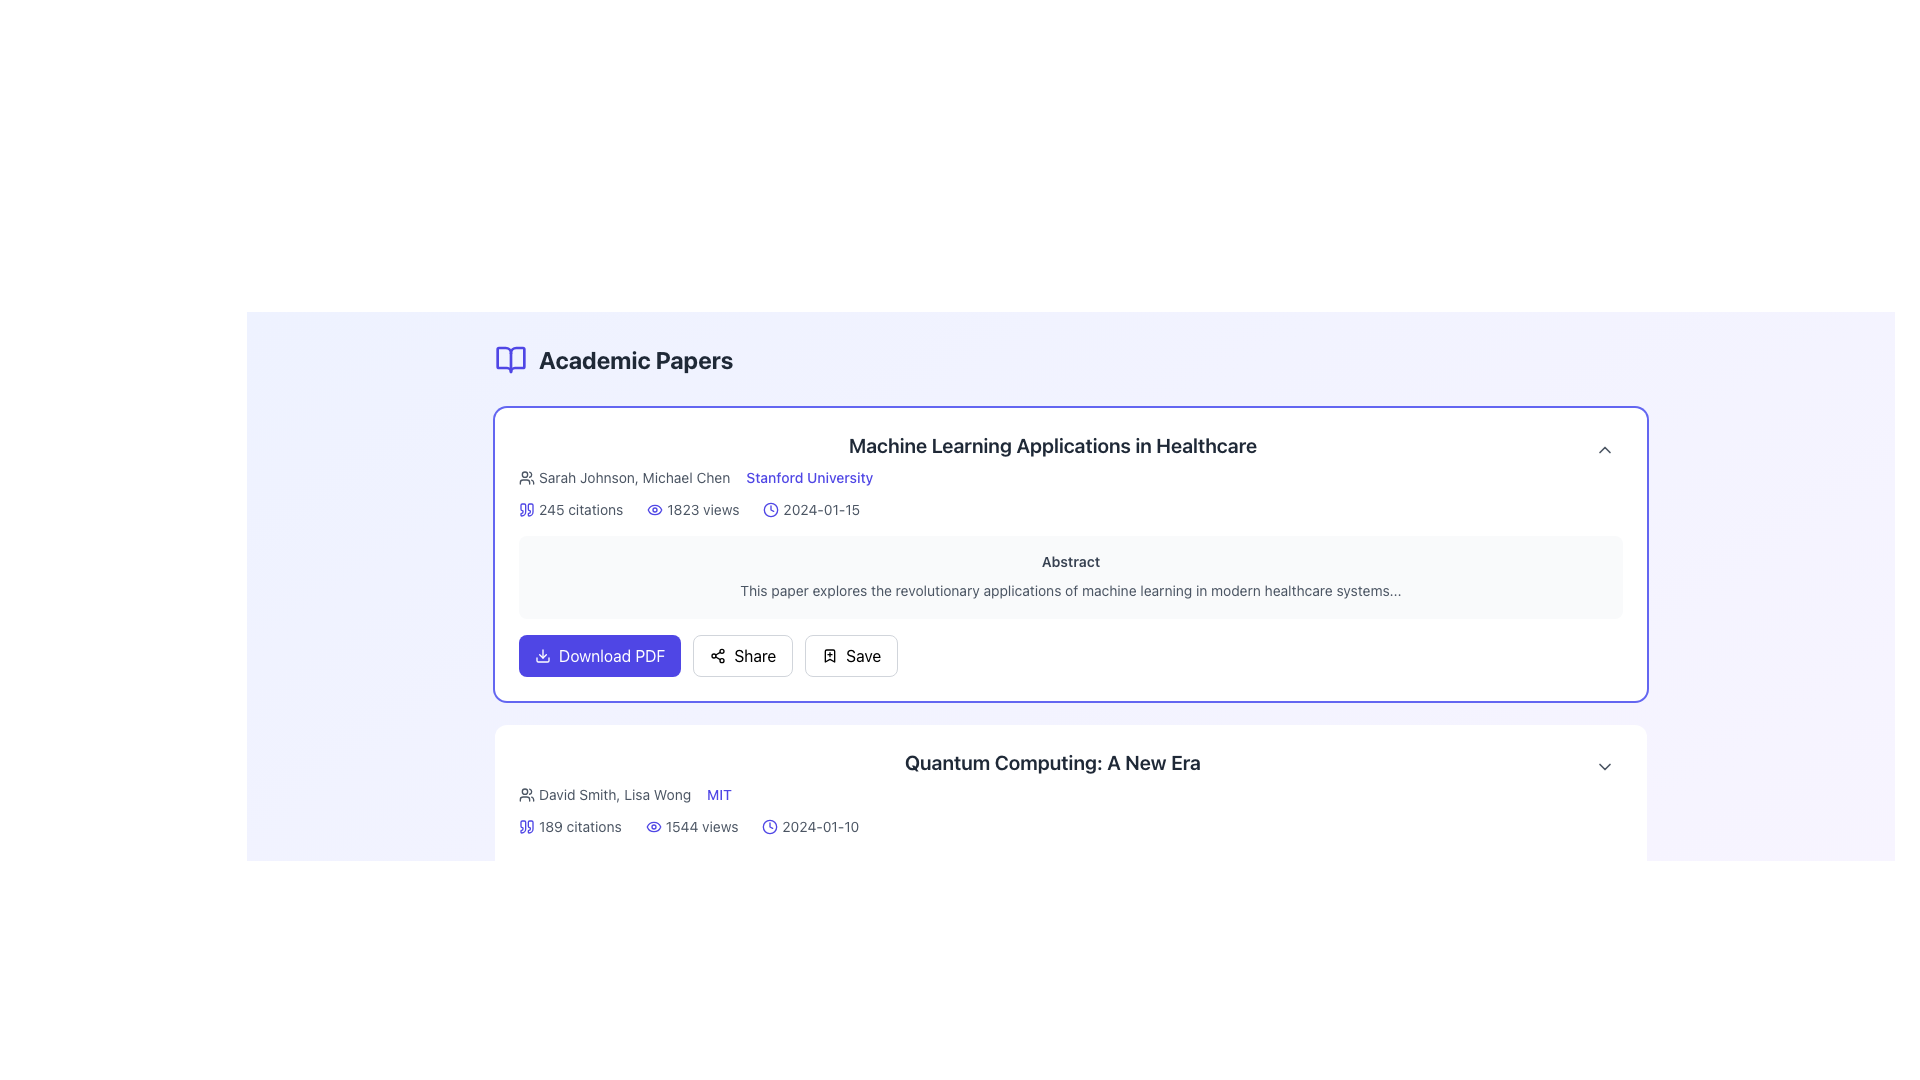  I want to click on the indigo blue eye icon, which is the first element in a group displaying '1544 views' near the bottom-left of the 'Quantum Computing: A New Era' card, so click(653, 826).